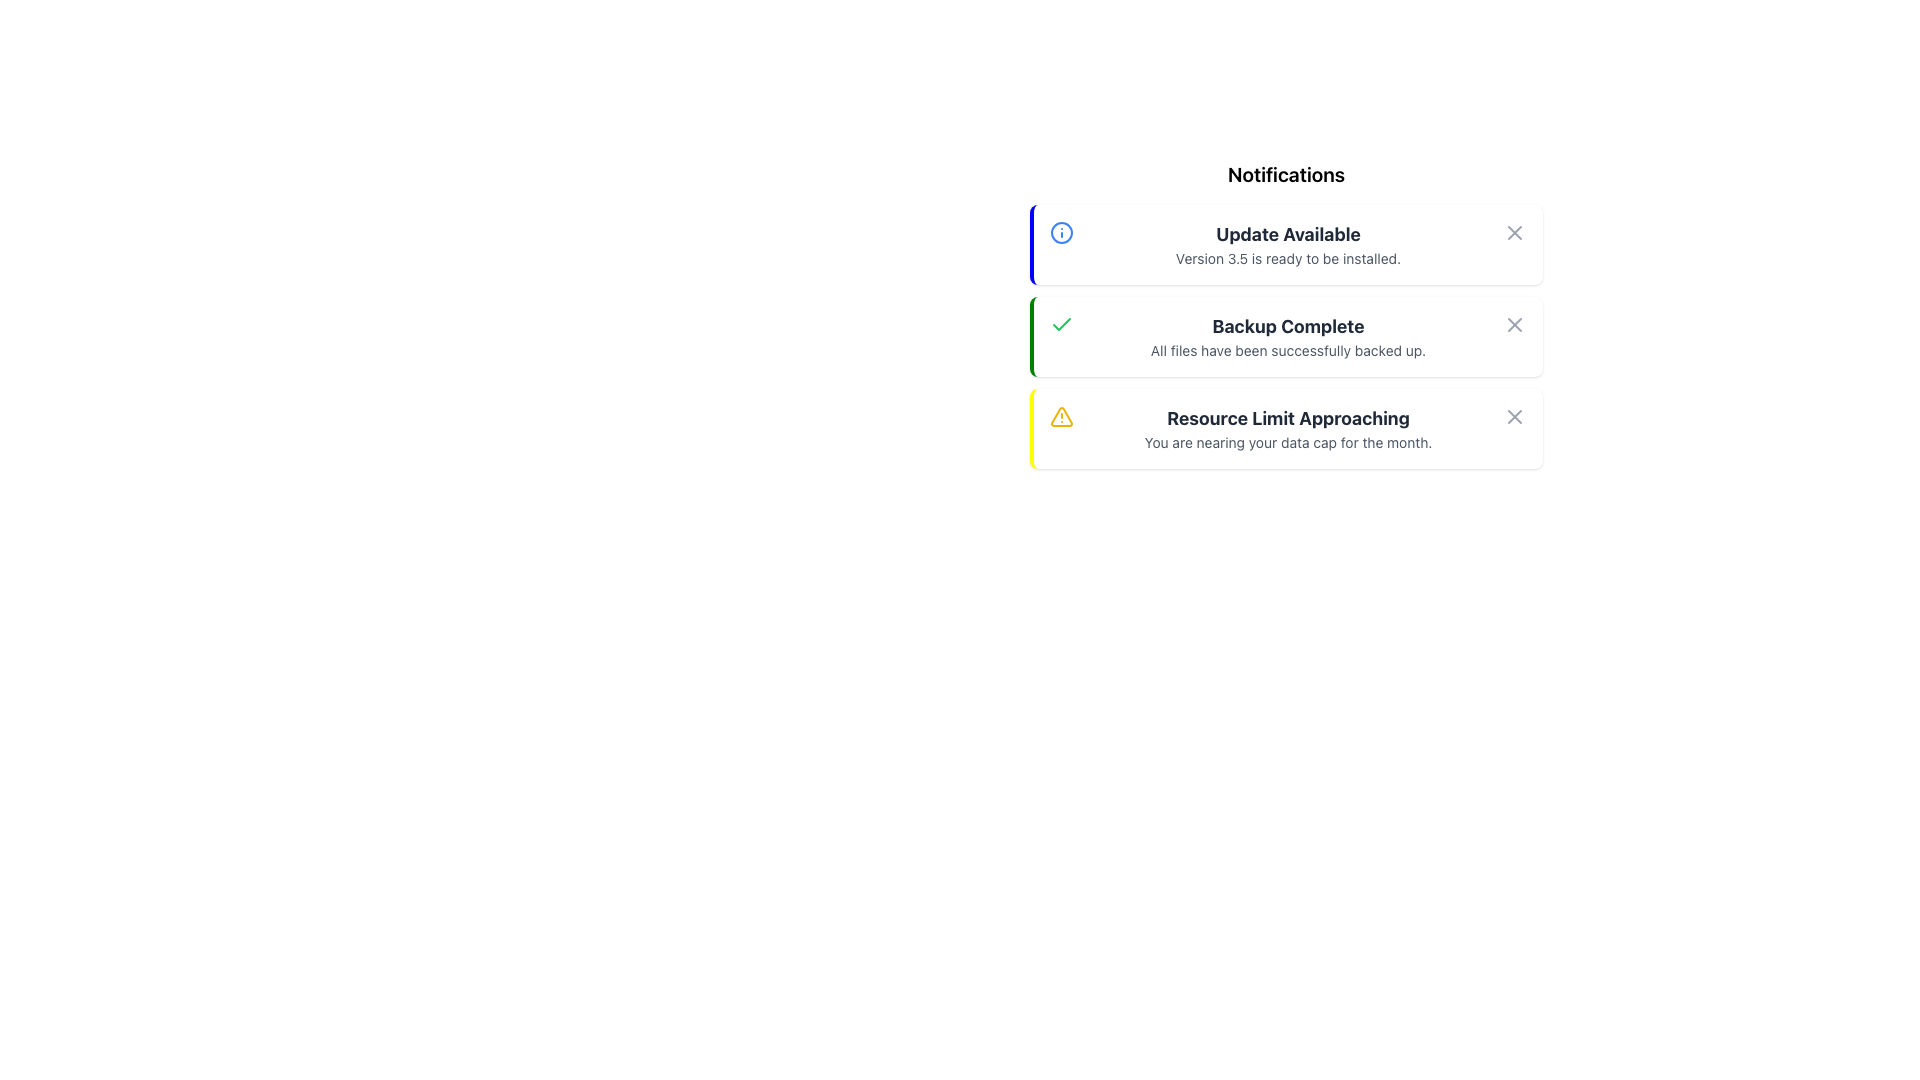 Image resolution: width=1920 pixels, height=1080 pixels. Describe the element at coordinates (1515, 231) in the screenshot. I see `the dismiss button (cross icon) in the notification panel titled 'Update Available'` at that location.